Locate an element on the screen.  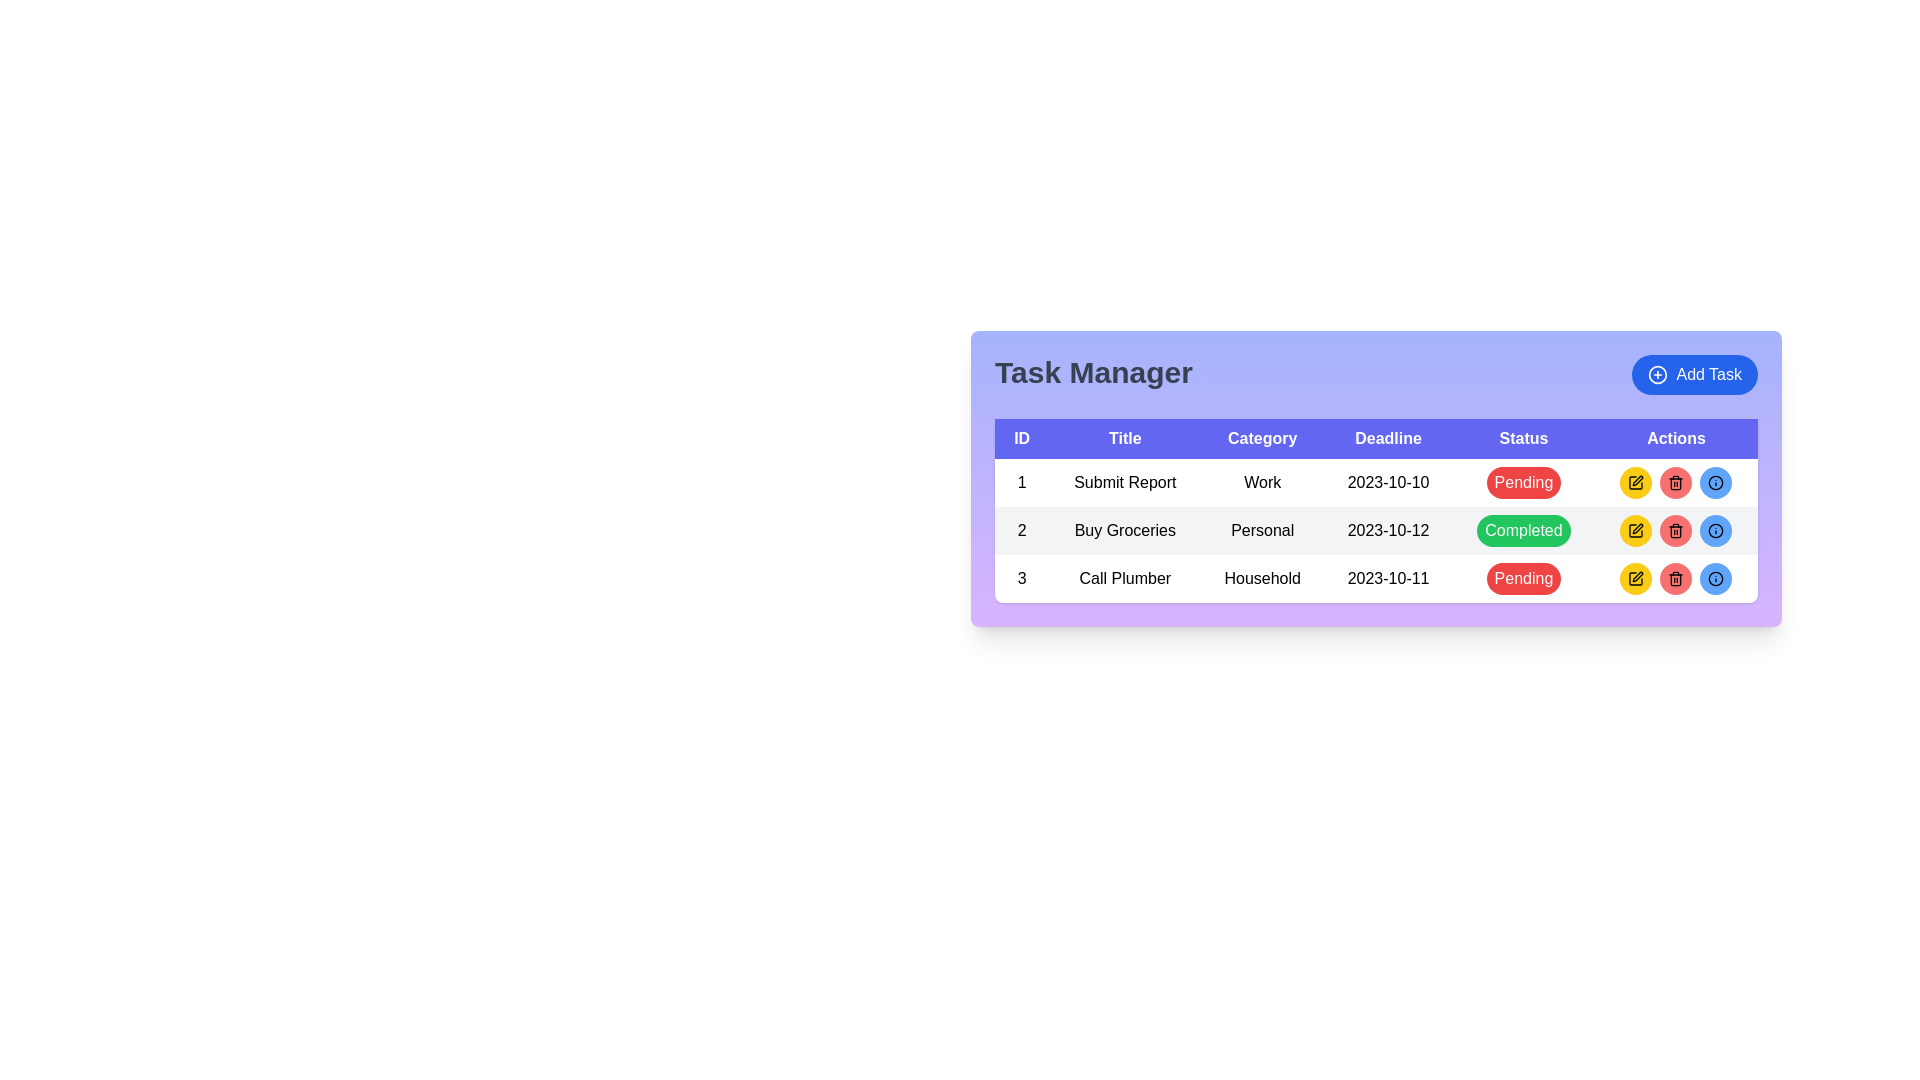
the 'Actions' header cell in the table, which is styled with a white font on a solid blue background and is the last column header in the row is located at coordinates (1676, 438).